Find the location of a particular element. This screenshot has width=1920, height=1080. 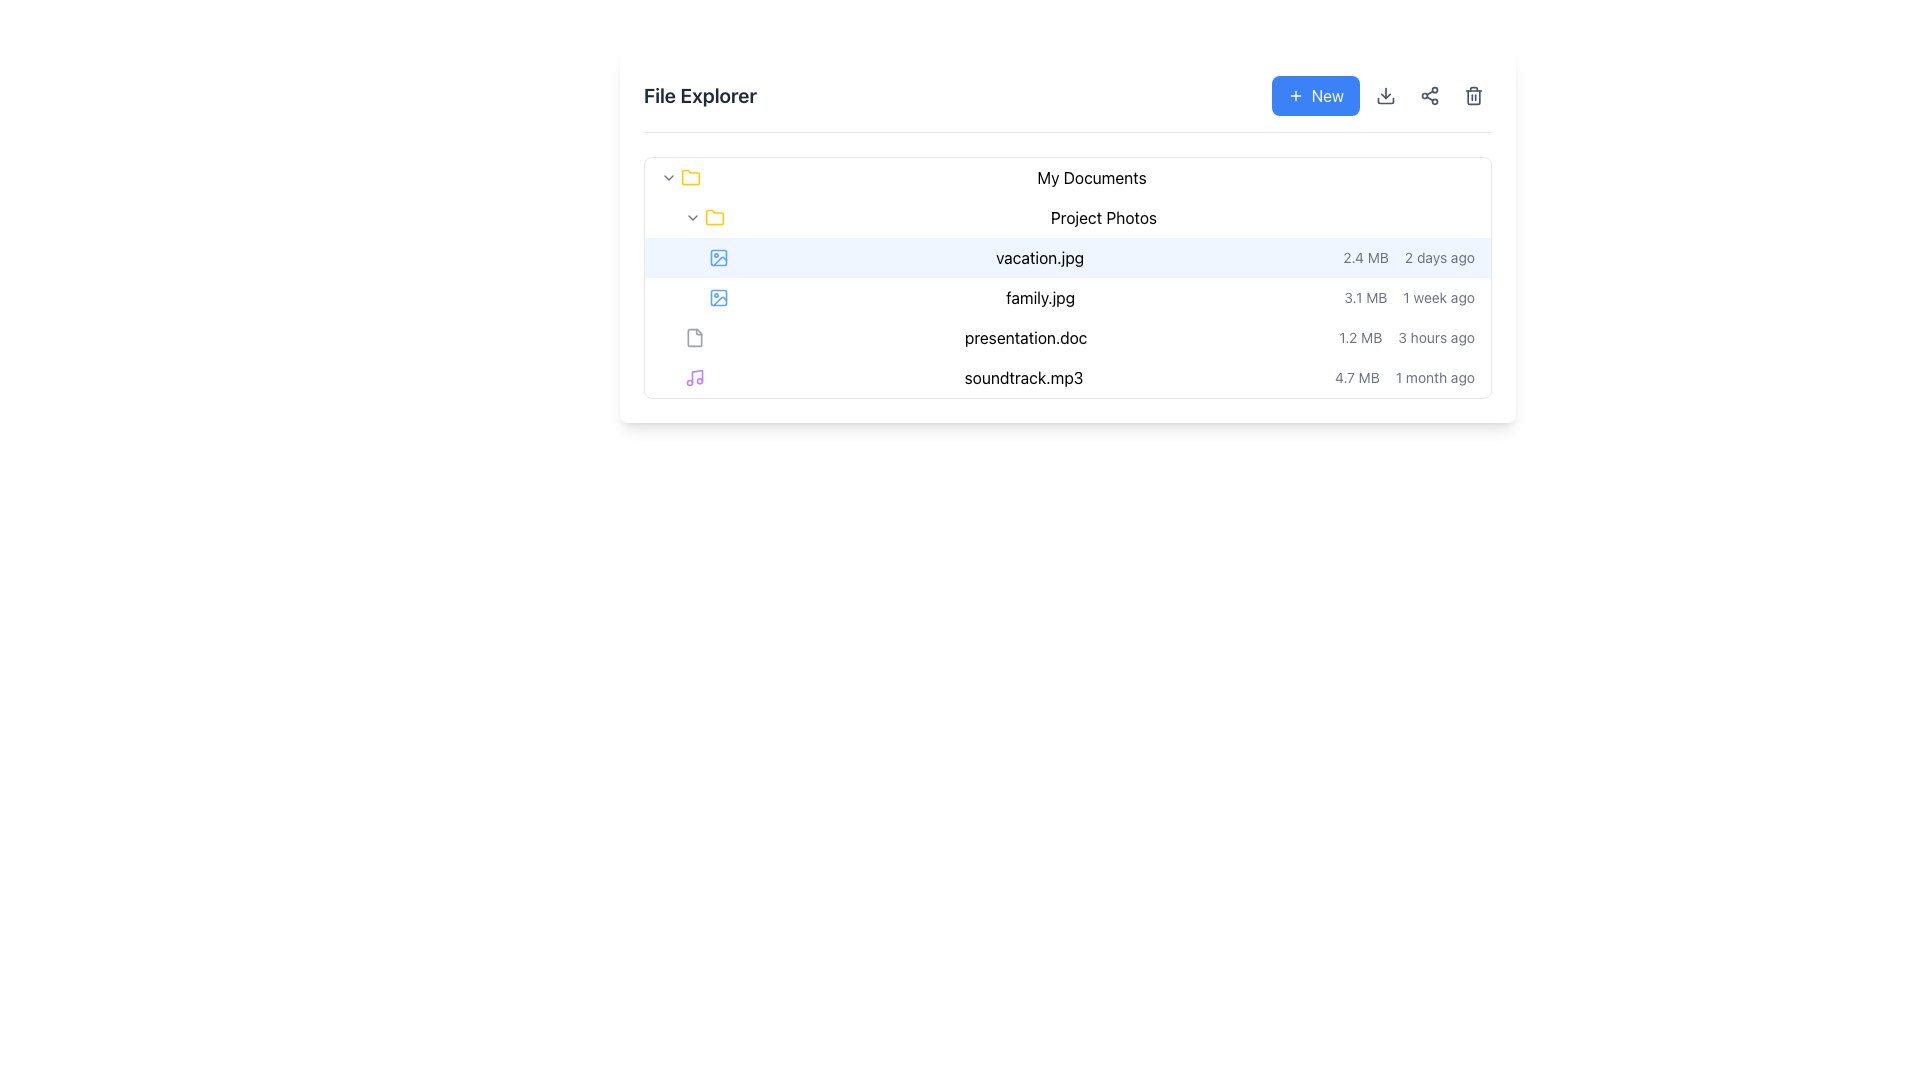

the text label displaying the filename 'family.jpg' to bring up contextual options is located at coordinates (1040, 297).